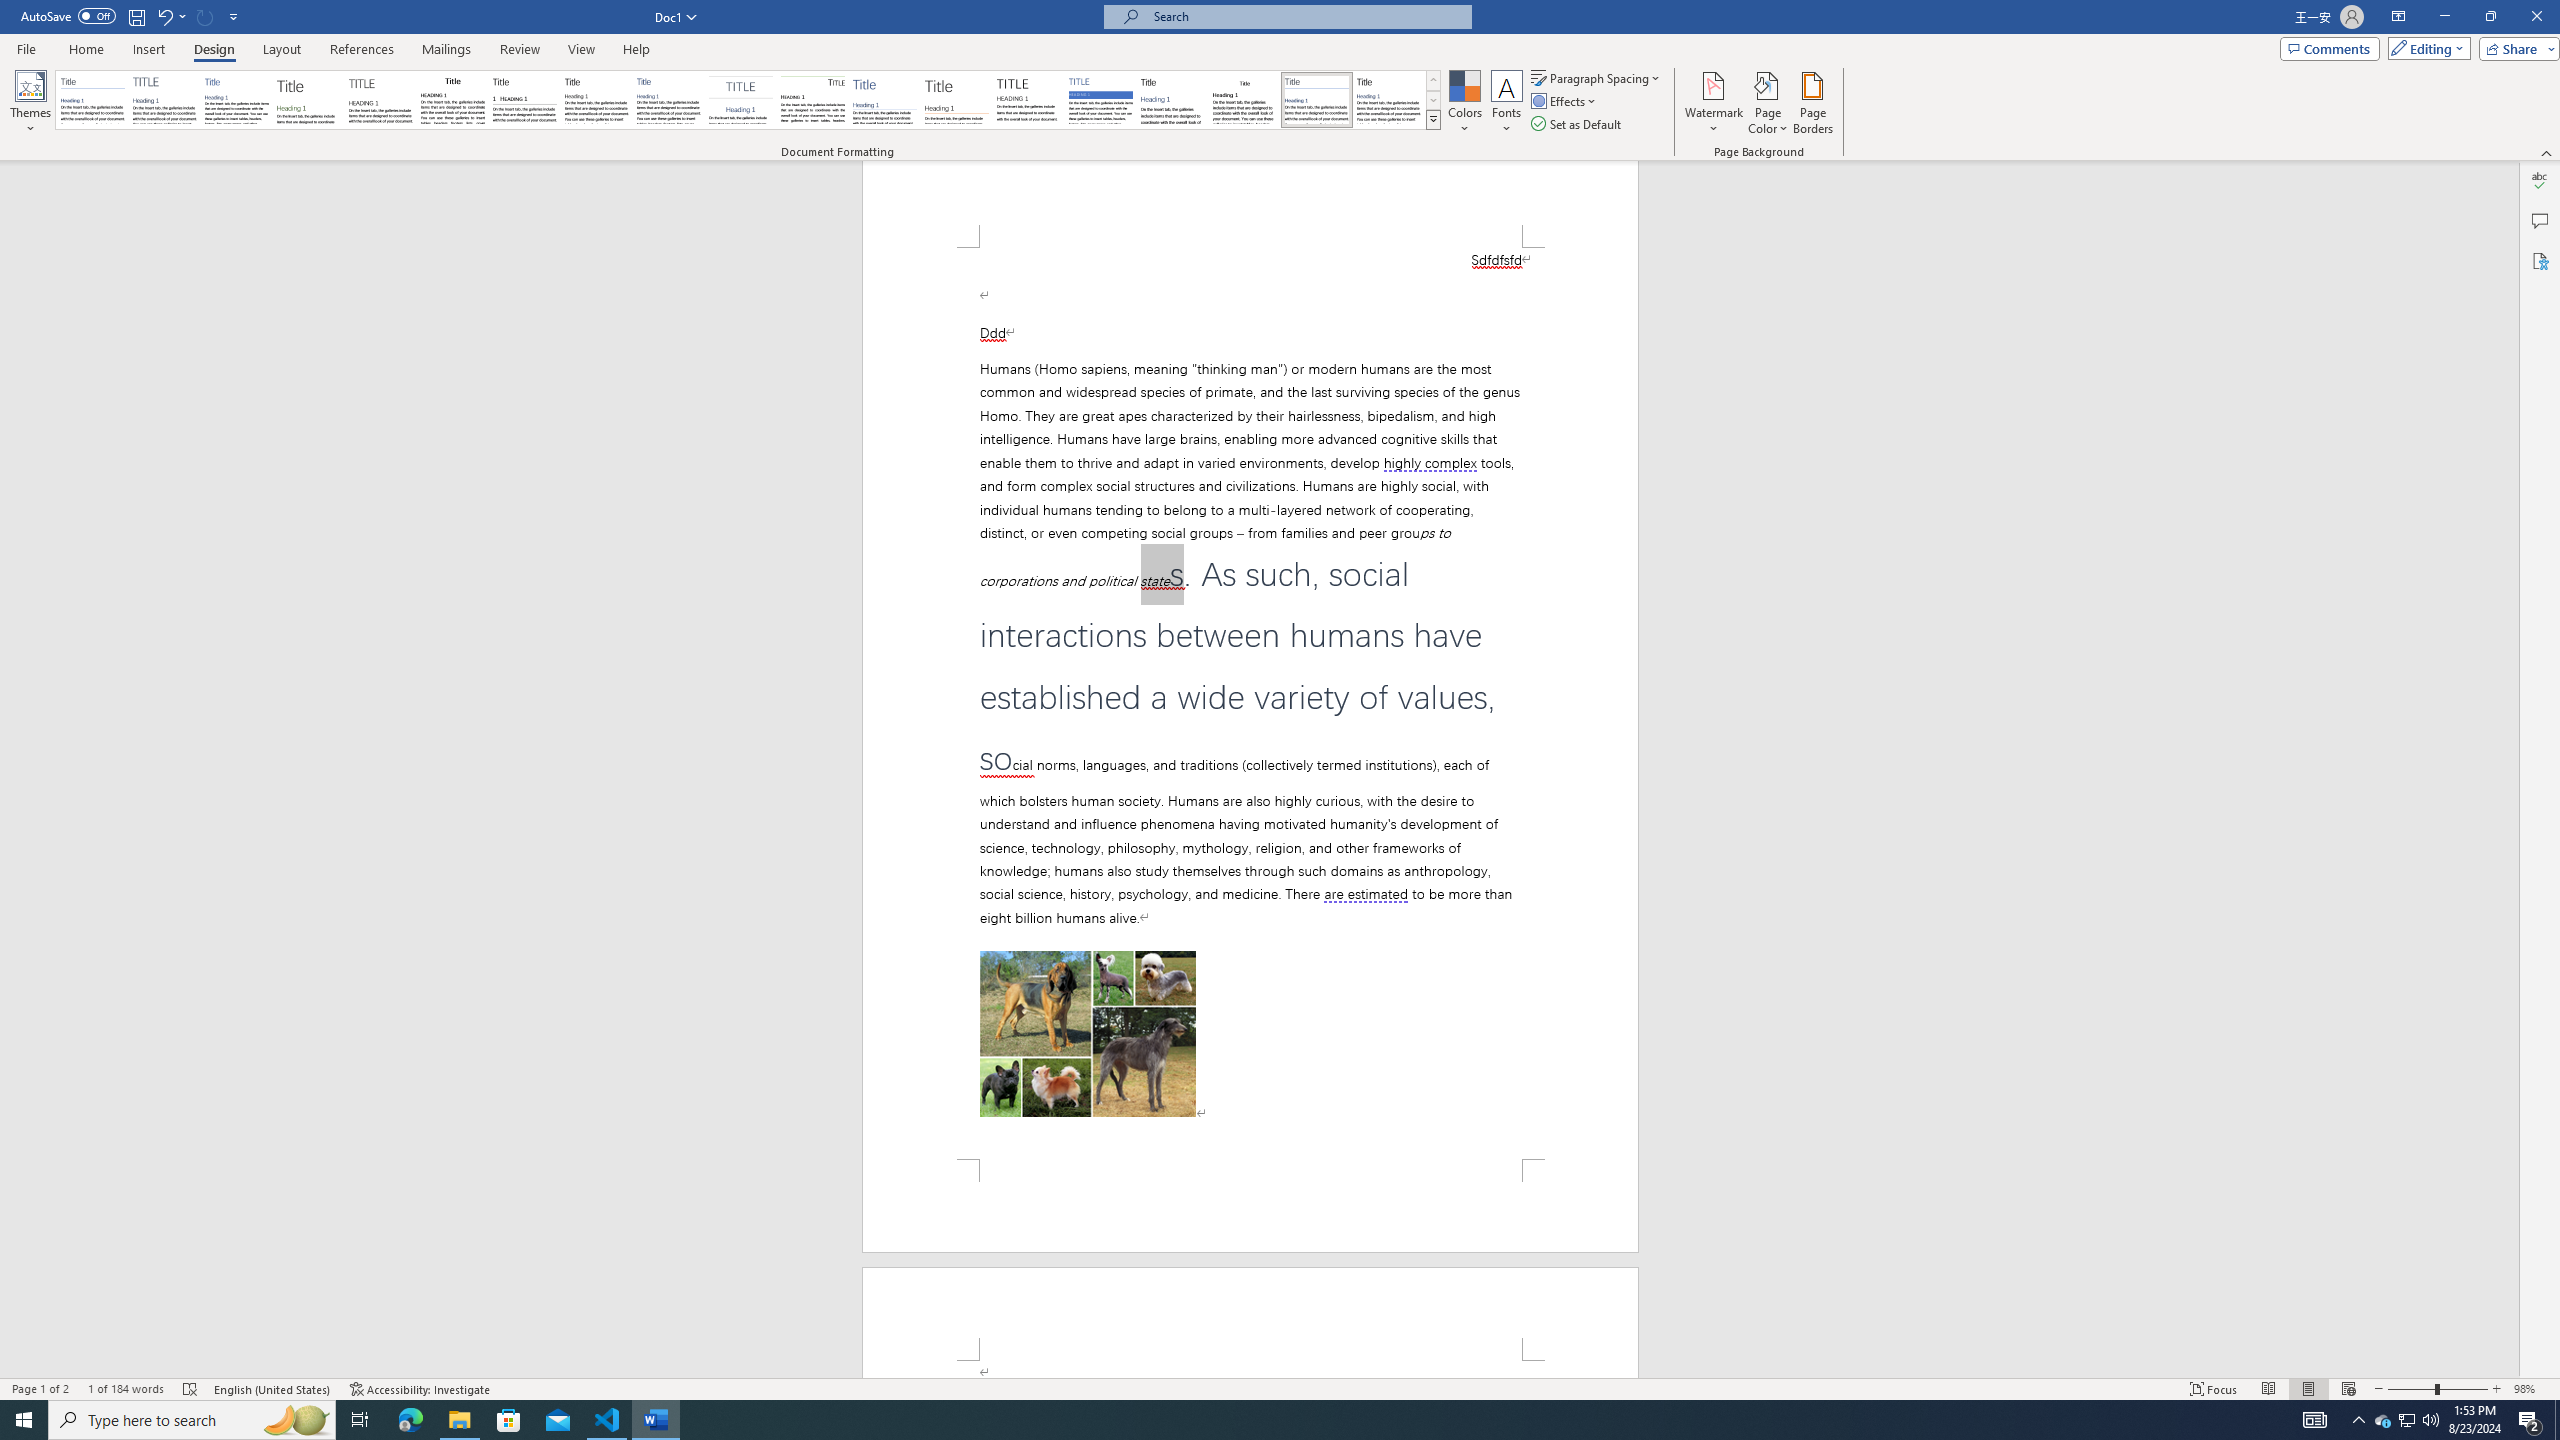 The width and height of the screenshot is (2560, 1440). I want to click on 'Black & White (Capitalized)', so click(380, 99).